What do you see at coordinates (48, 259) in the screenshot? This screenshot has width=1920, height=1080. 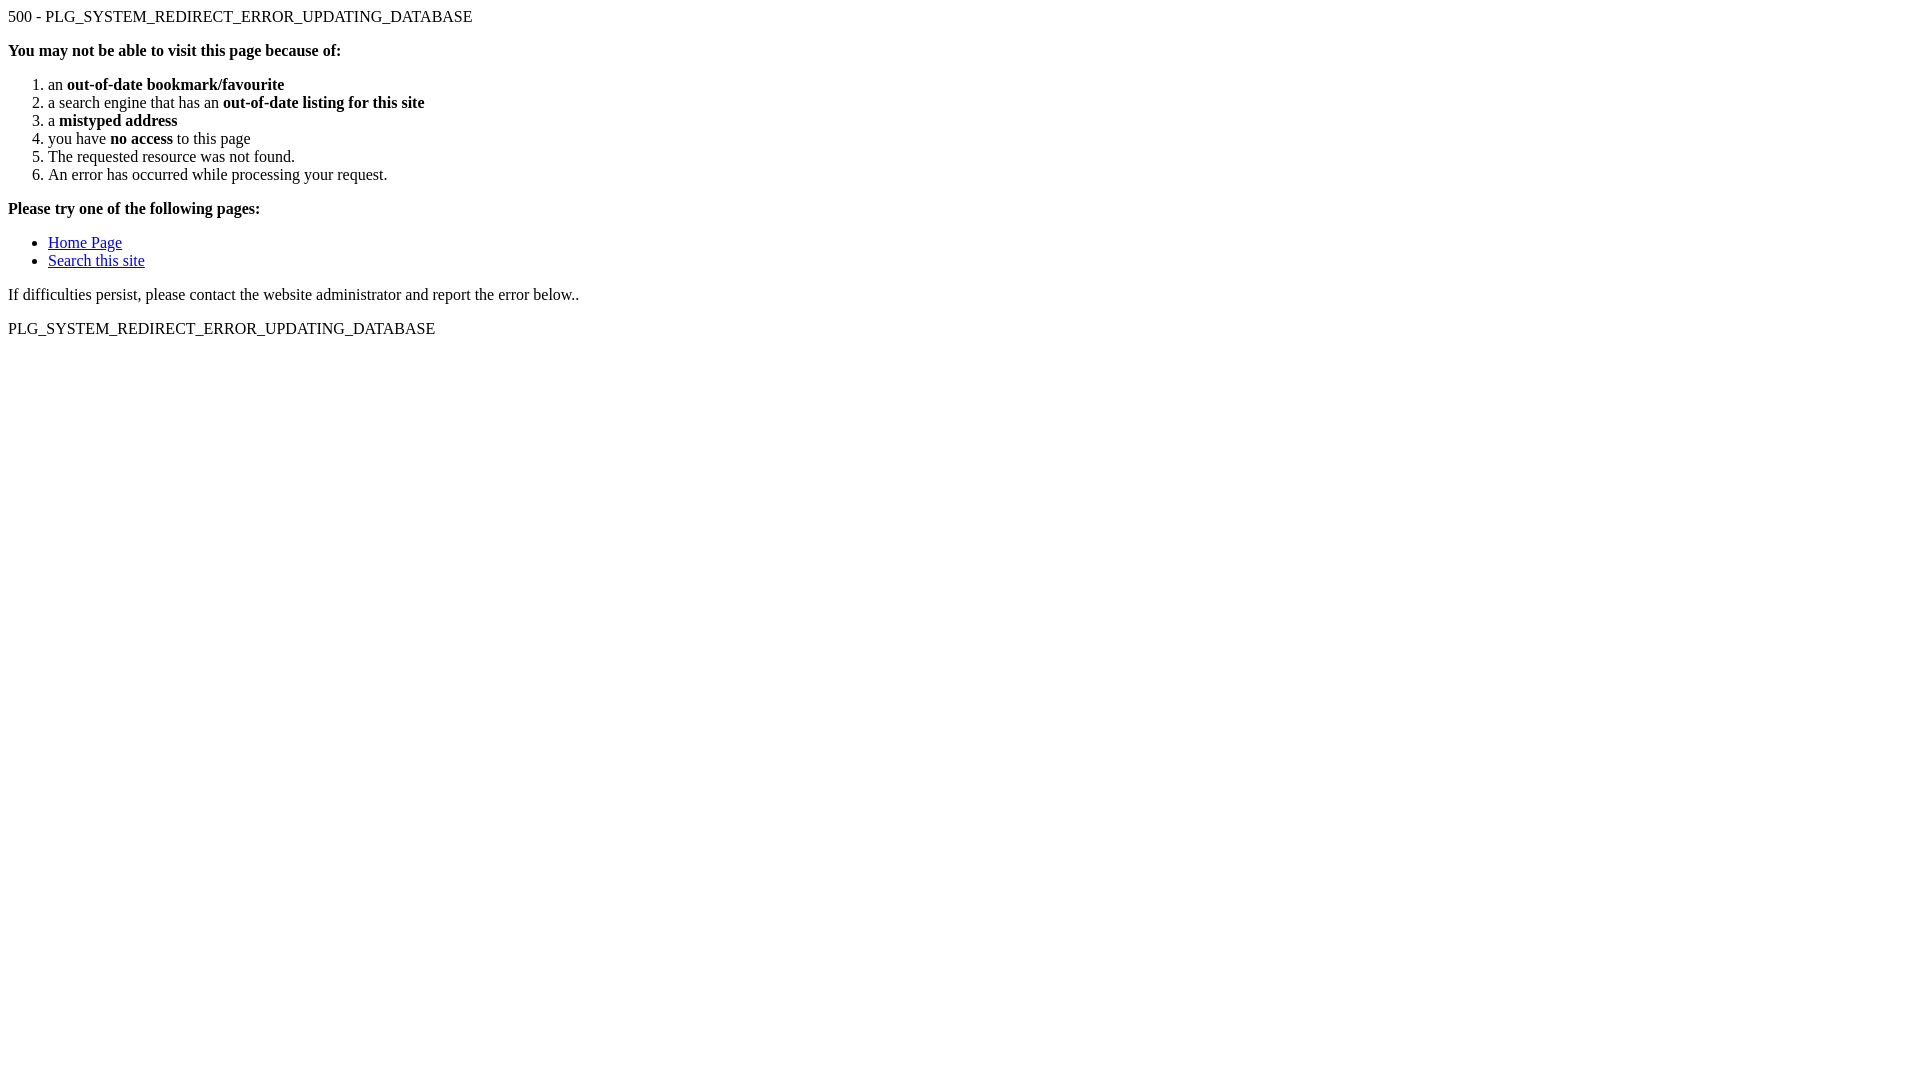 I see `'Search this site'` at bounding box center [48, 259].